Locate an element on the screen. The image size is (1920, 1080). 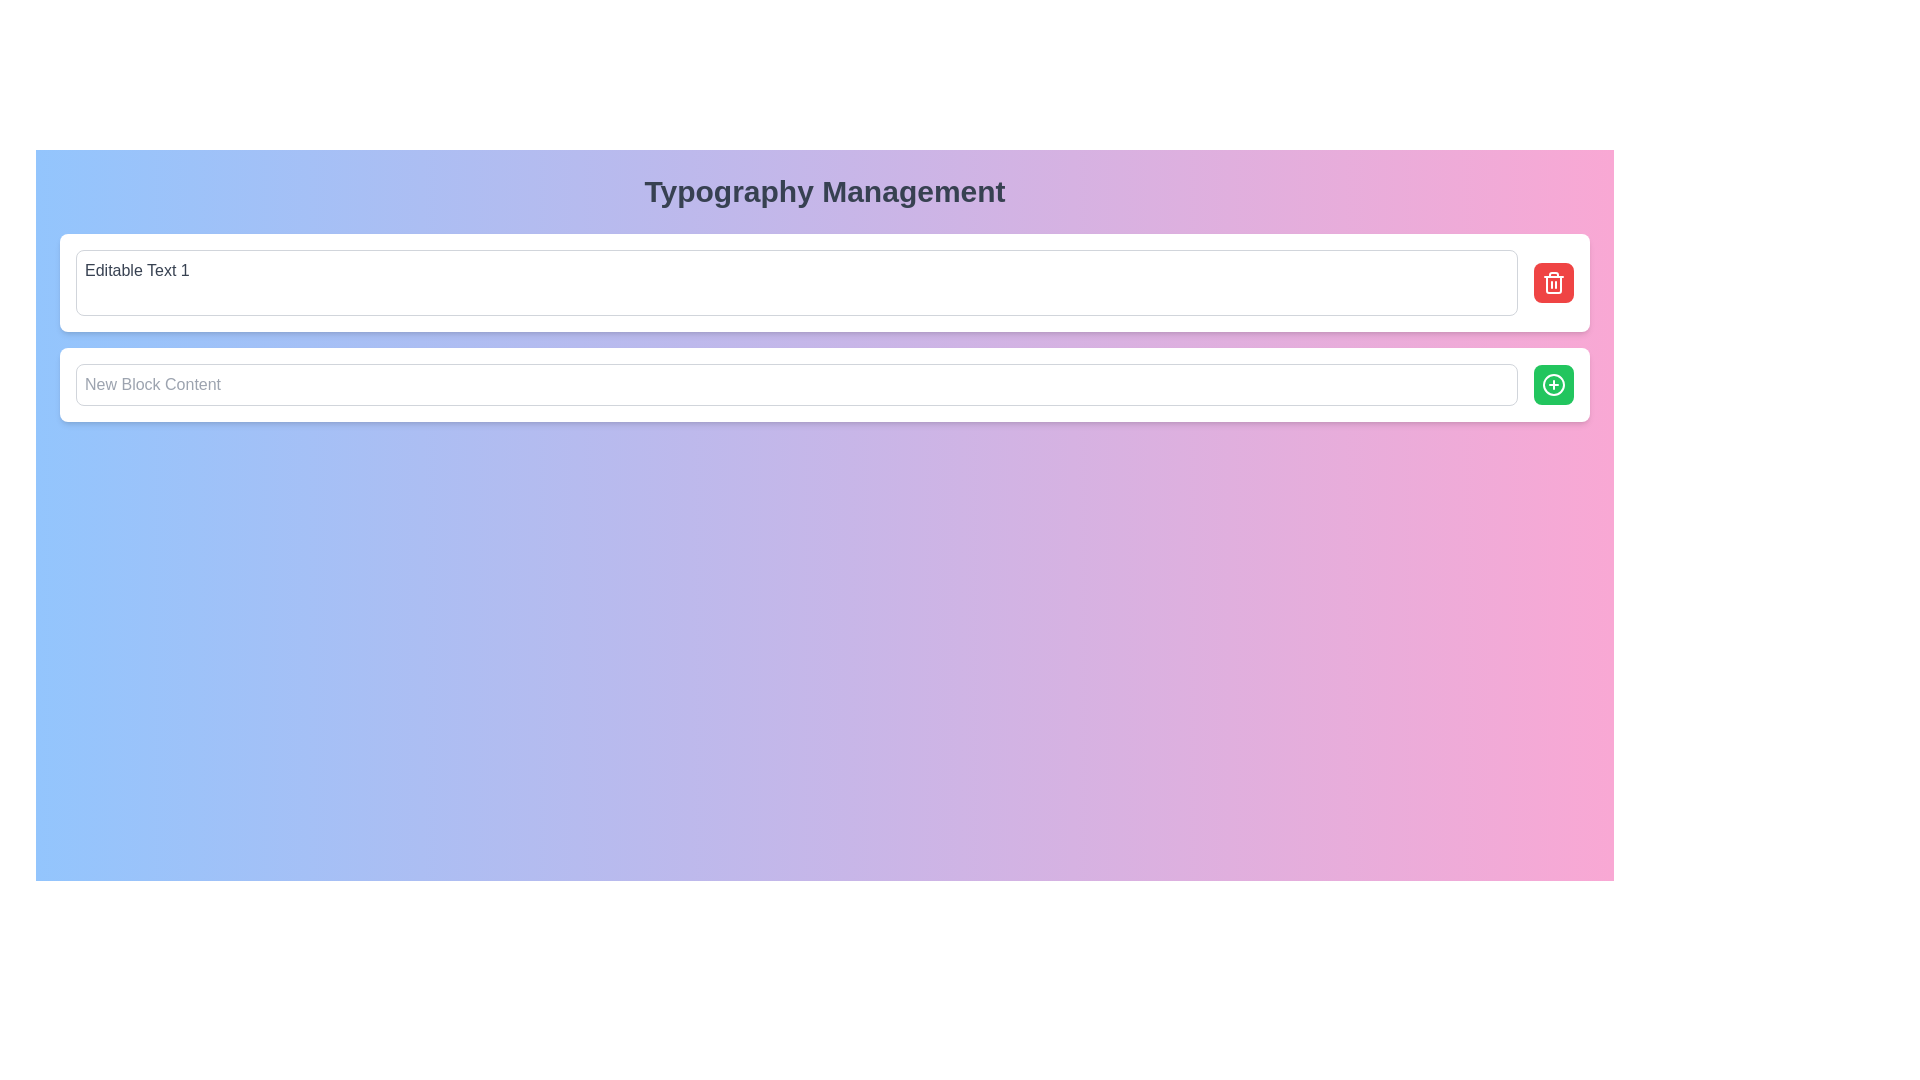
the delete icon button located on the right side of the 'Editable Text 1' input field is located at coordinates (1553, 282).